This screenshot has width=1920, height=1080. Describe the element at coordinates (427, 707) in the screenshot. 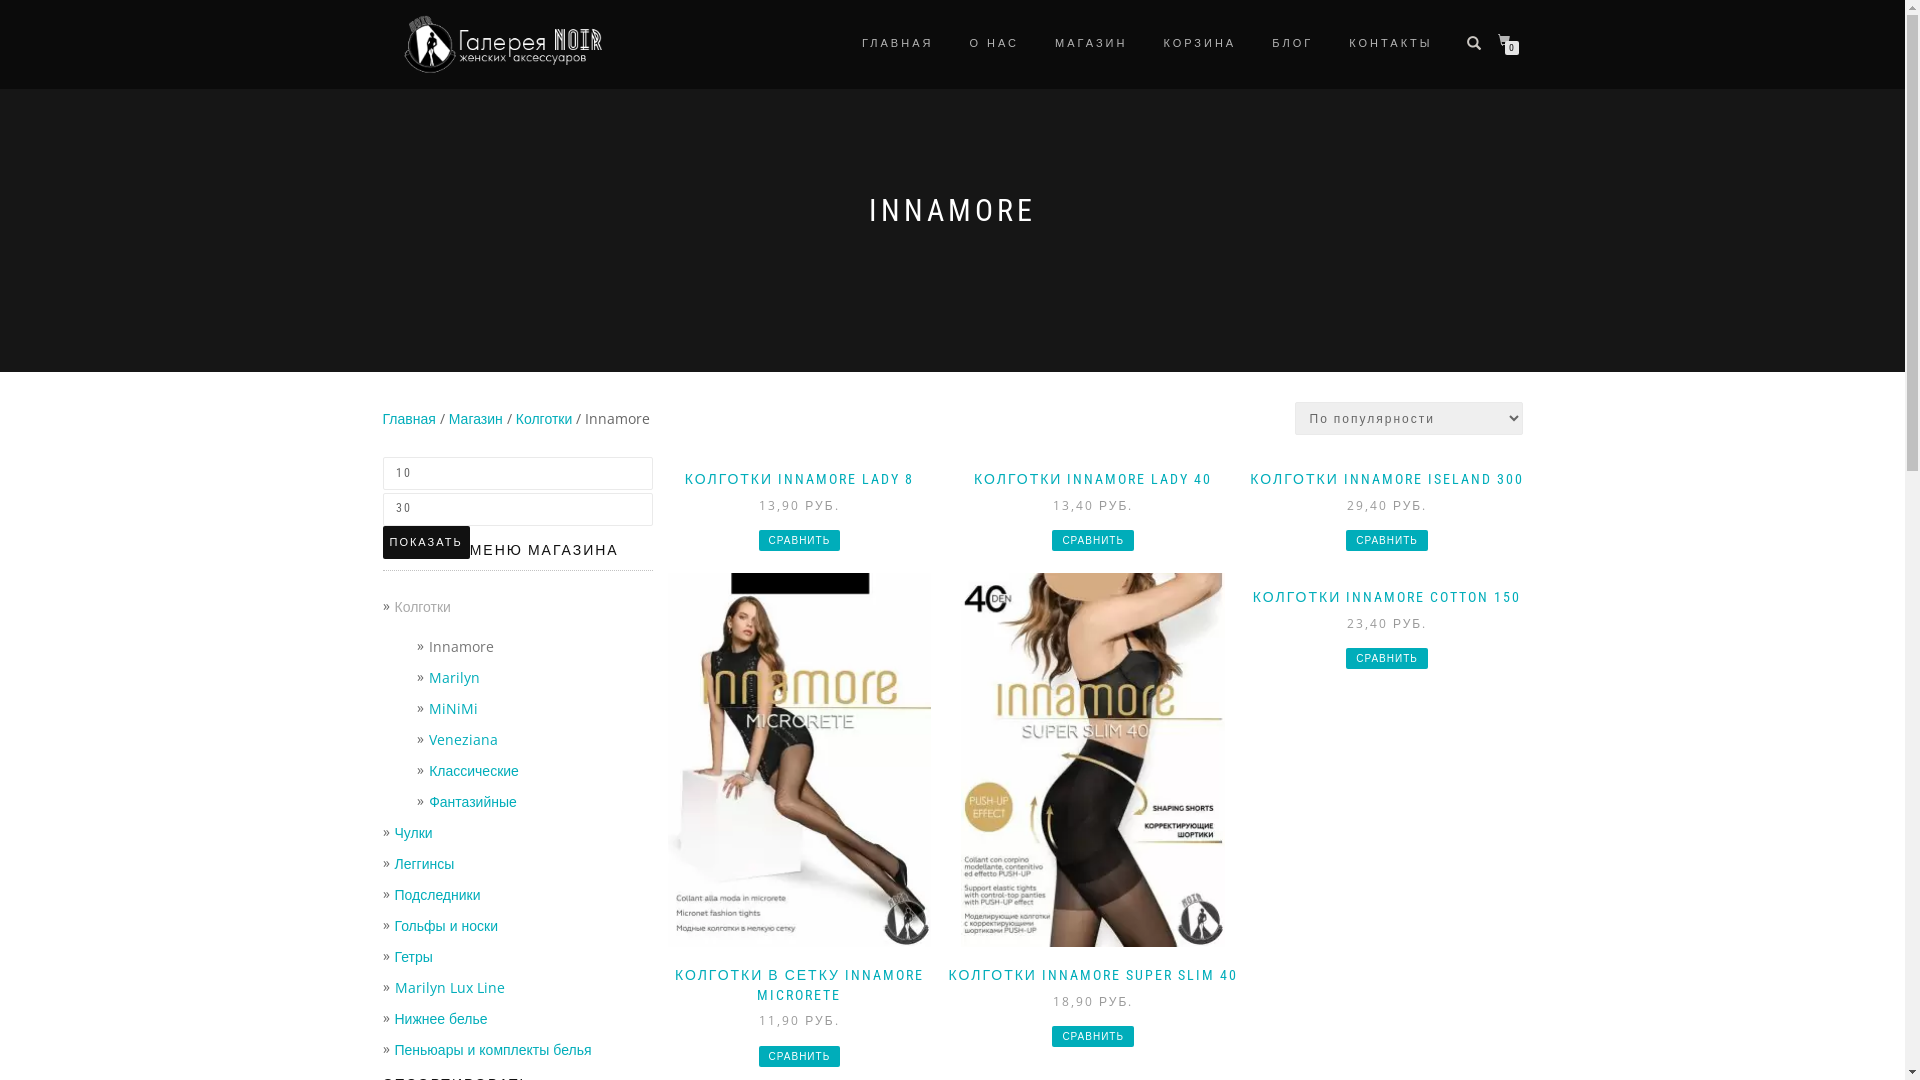

I see `'MiNiMi'` at that location.